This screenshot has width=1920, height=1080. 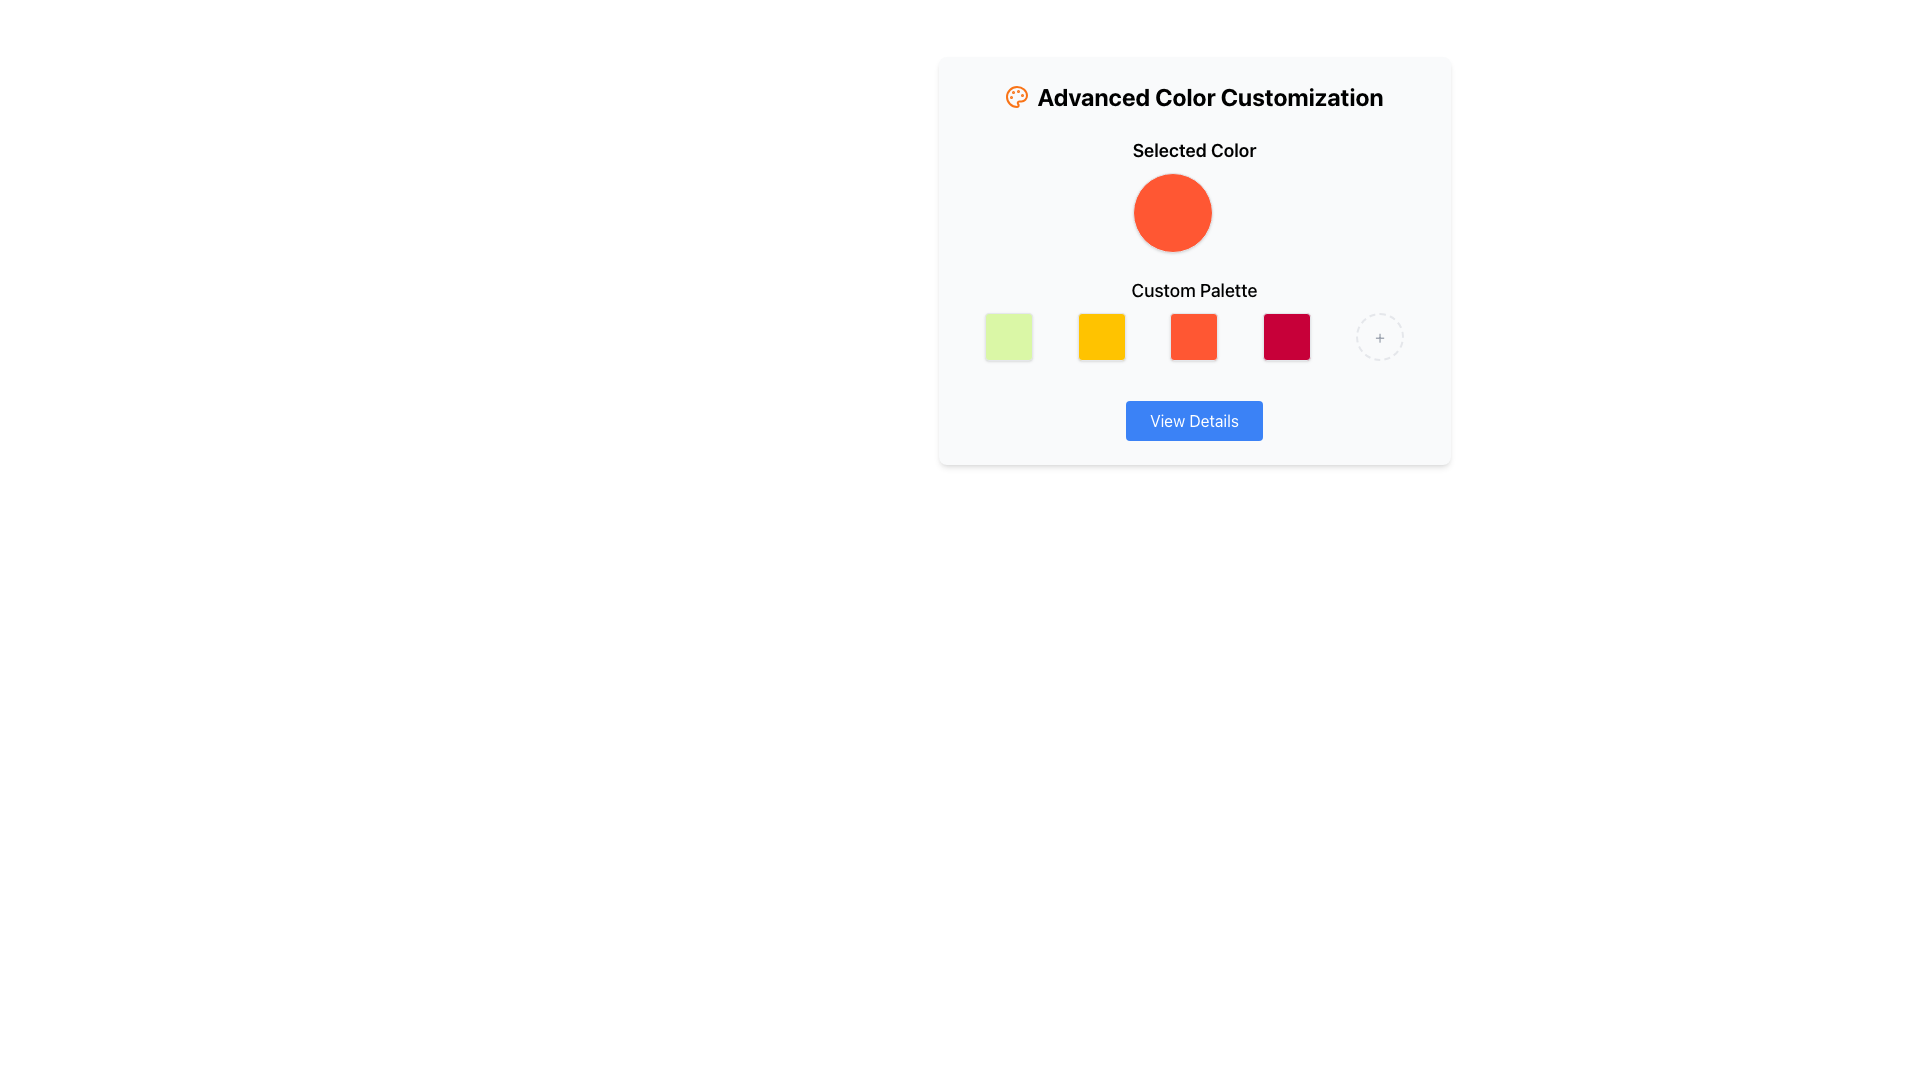 What do you see at coordinates (1194, 419) in the screenshot?
I see `the 'View Details' button located at the bottom-center of the 'Advanced Color Customization' card to initiate an action` at bounding box center [1194, 419].